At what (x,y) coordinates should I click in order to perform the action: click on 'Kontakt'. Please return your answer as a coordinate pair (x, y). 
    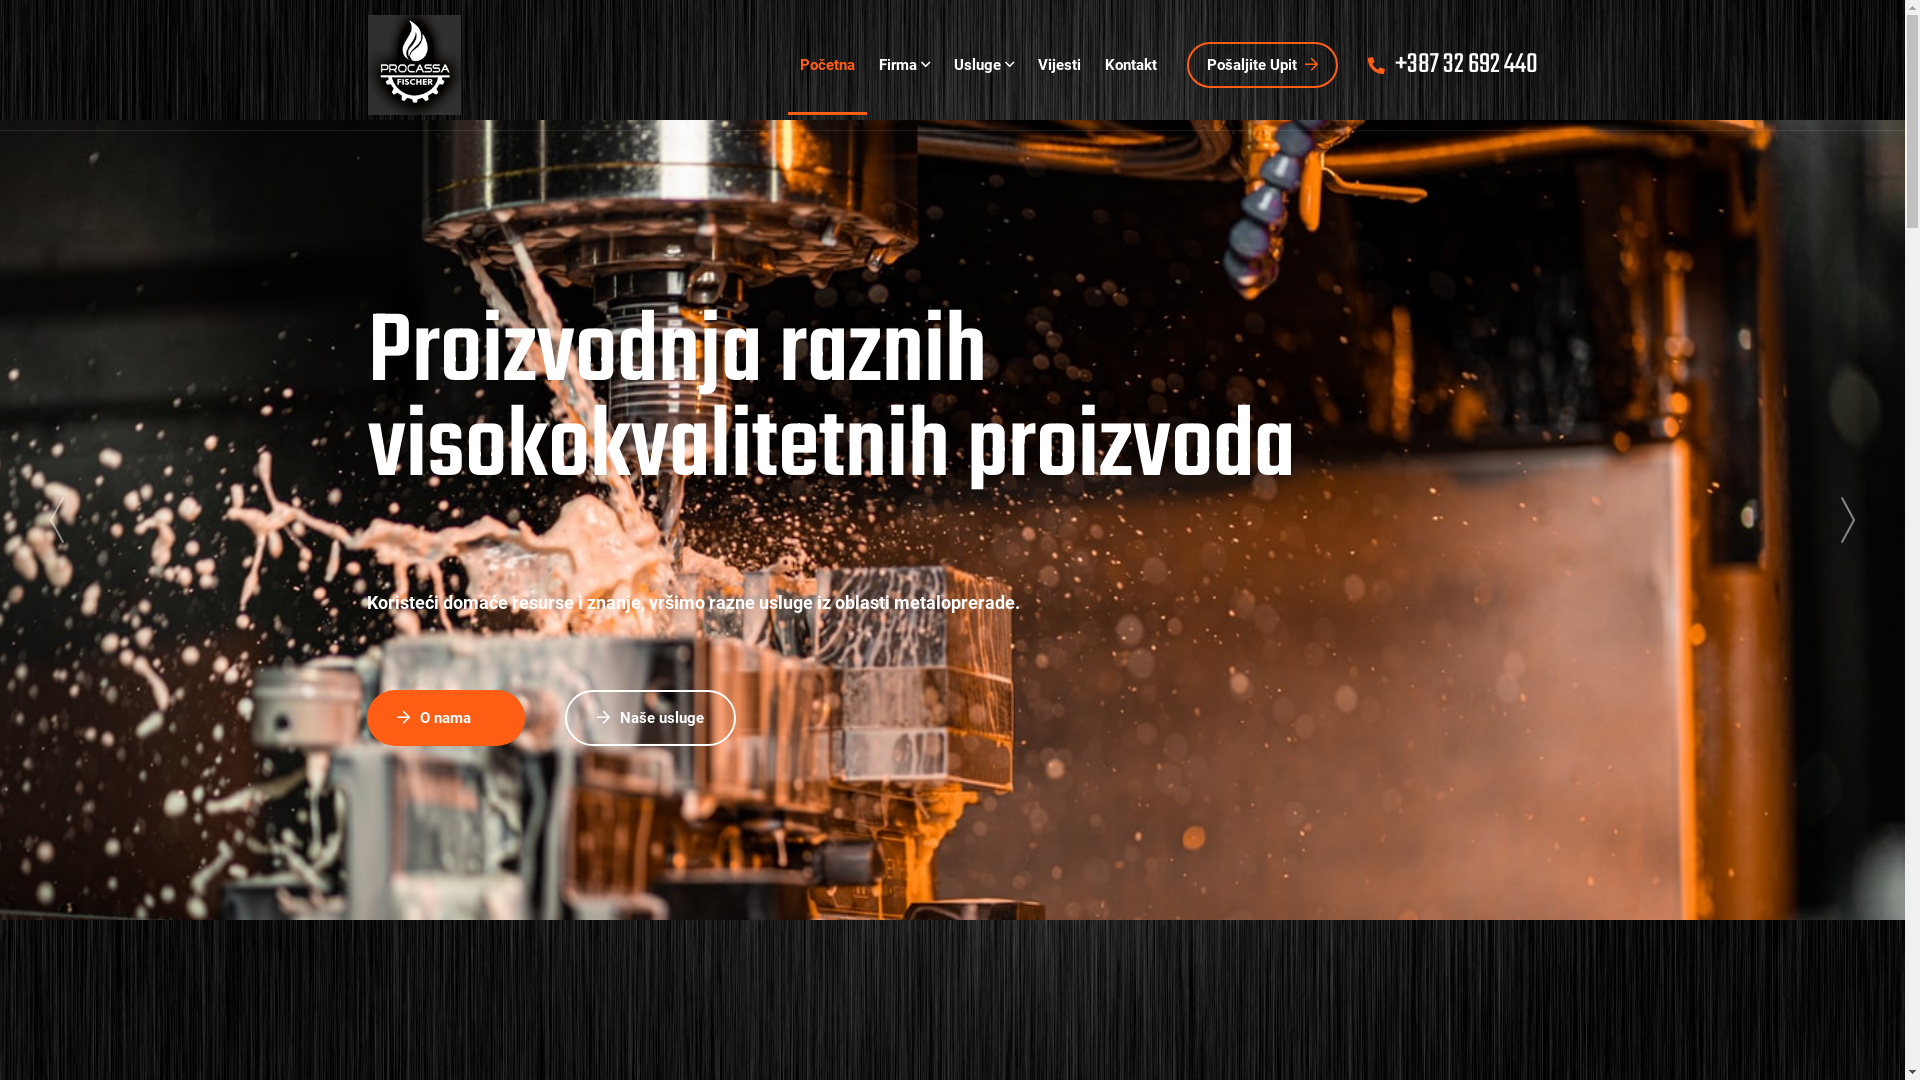
    Looking at the image, I should click on (1090, 64).